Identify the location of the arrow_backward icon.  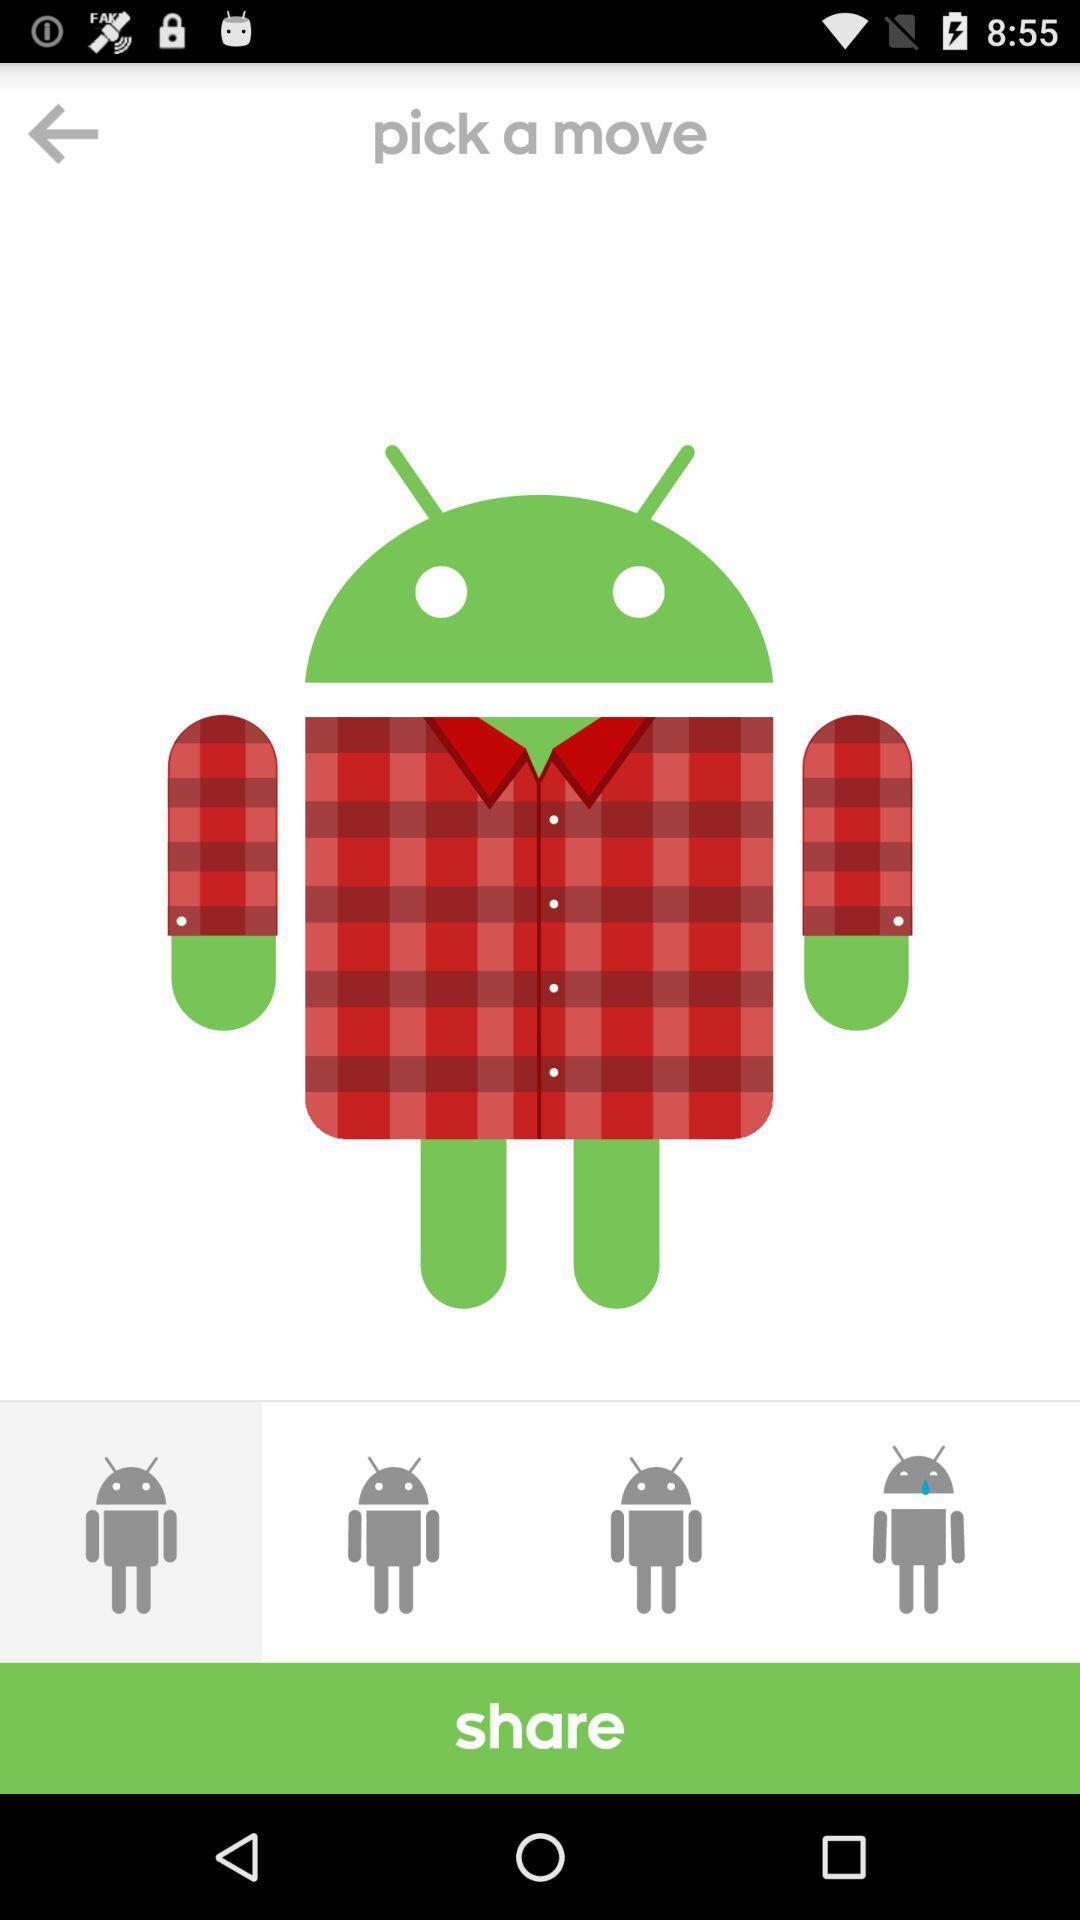
(61, 133).